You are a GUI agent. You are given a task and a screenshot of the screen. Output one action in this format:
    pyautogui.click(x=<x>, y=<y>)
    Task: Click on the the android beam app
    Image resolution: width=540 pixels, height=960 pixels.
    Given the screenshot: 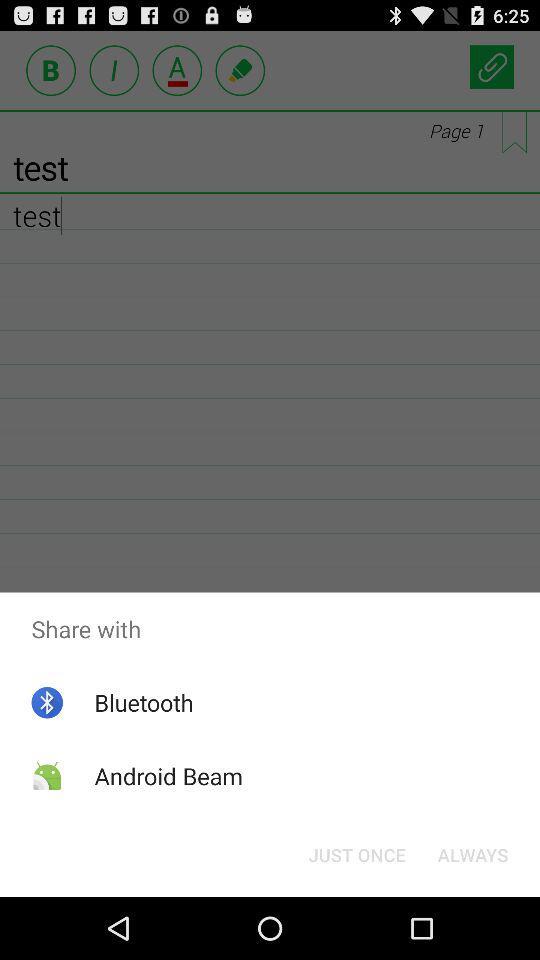 What is the action you would take?
    pyautogui.click(x=167, y=775)
    